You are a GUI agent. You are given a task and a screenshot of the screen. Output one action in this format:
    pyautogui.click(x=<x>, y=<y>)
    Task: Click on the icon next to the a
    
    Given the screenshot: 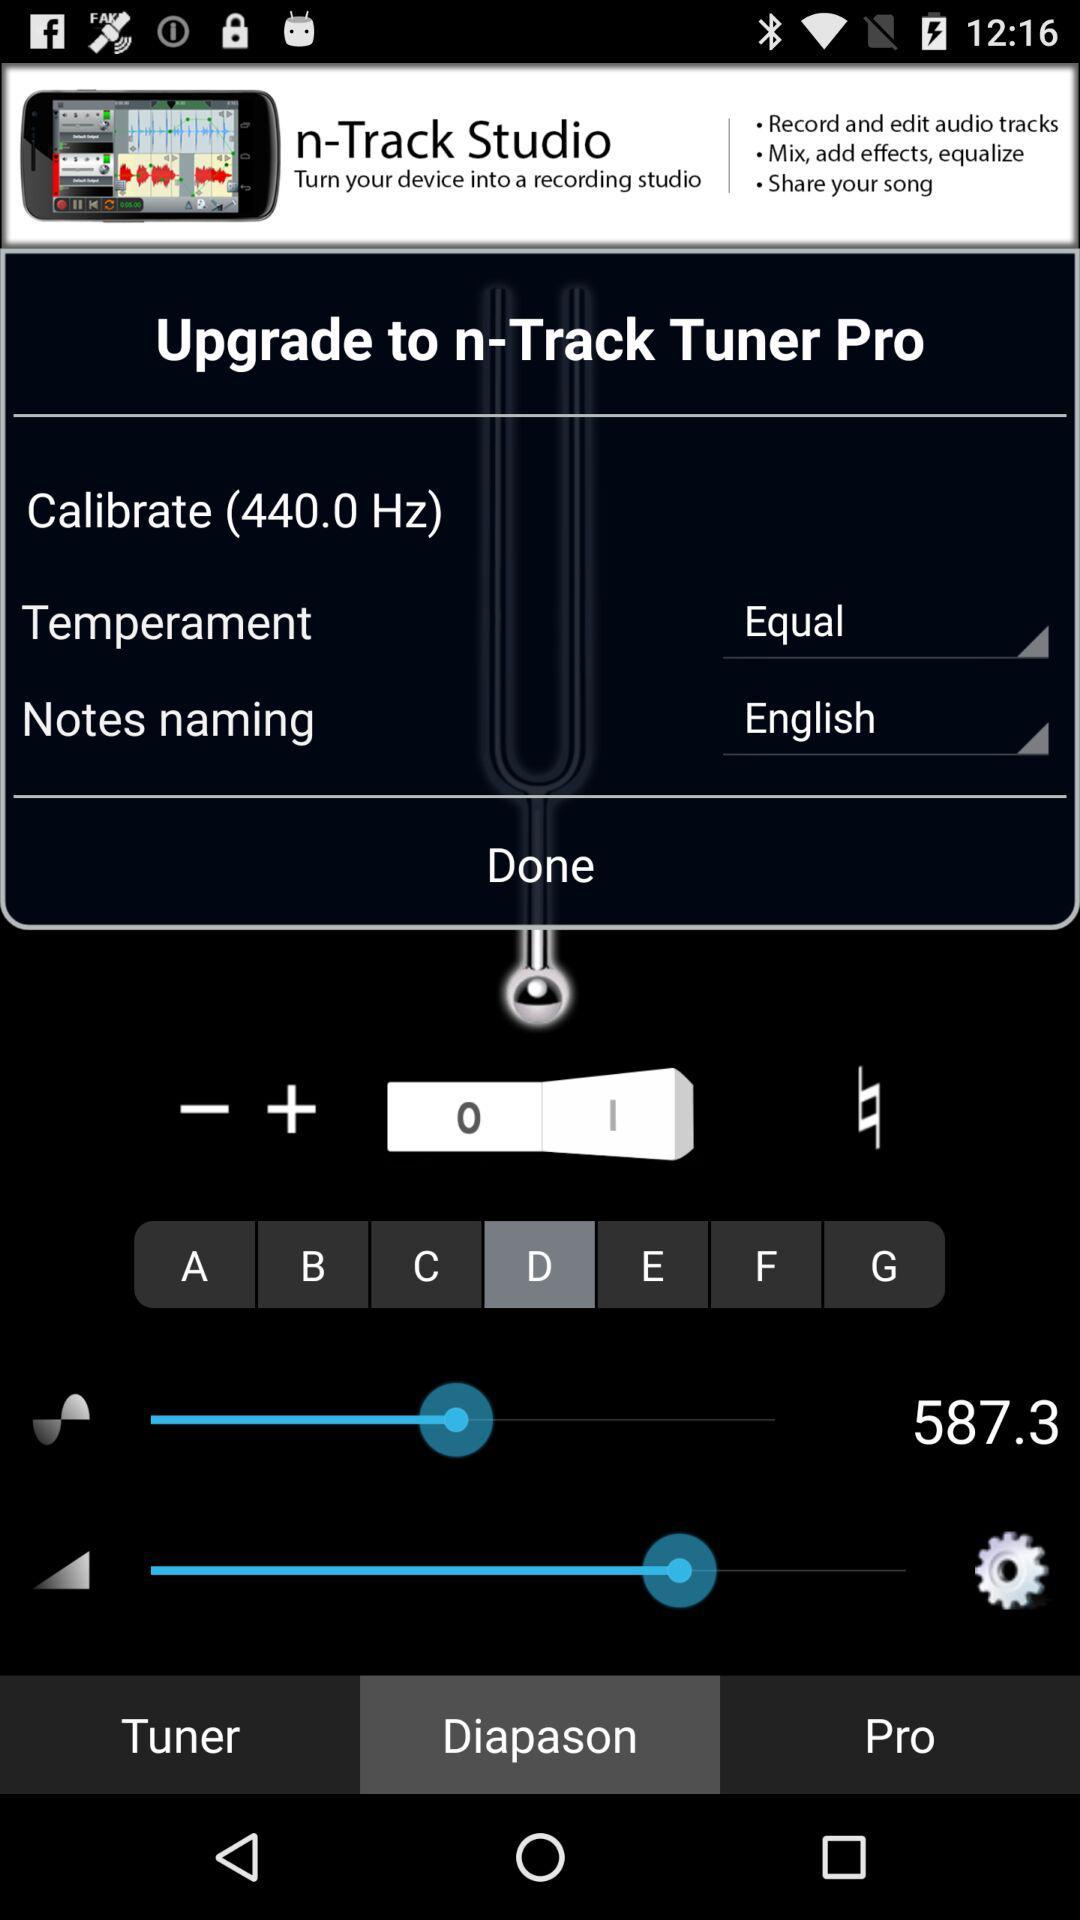 What is the action you would take?
    pyautogui.click(x=313, y=1263)
    